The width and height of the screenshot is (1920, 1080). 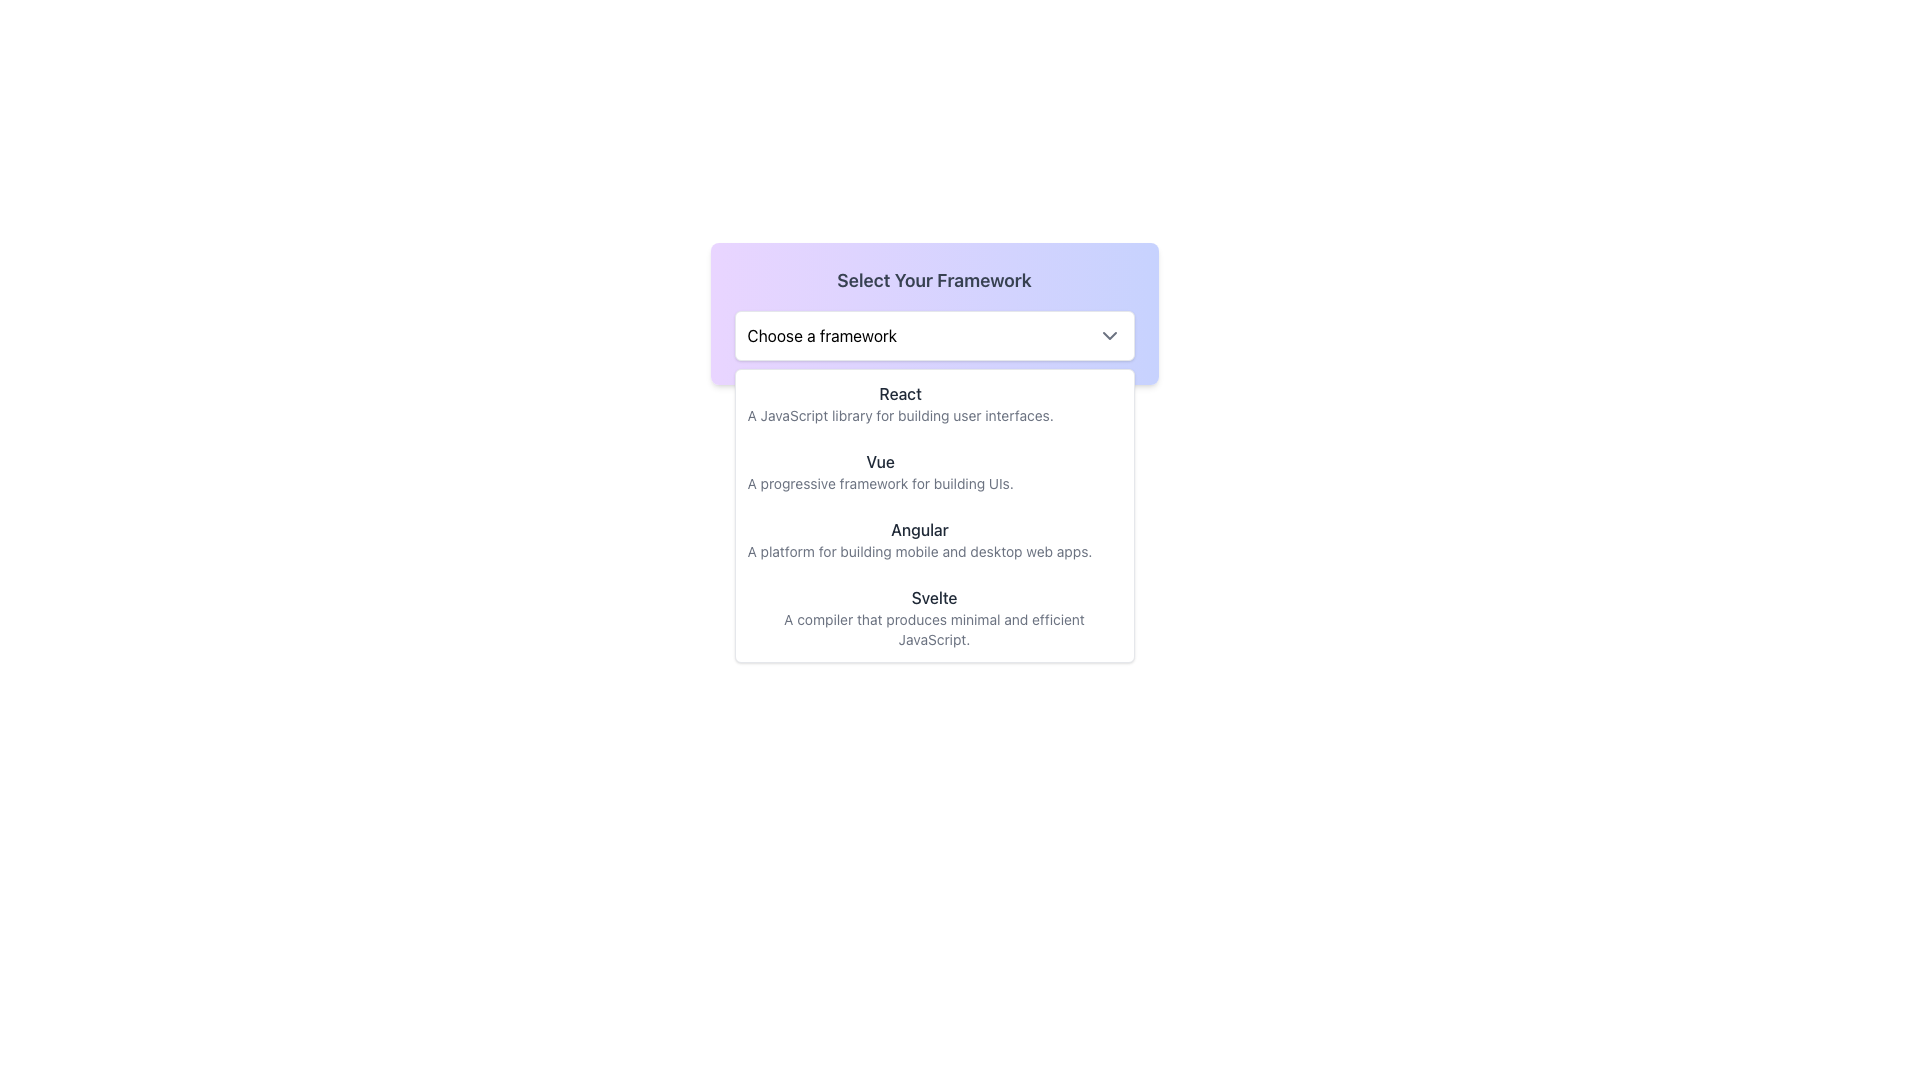 I want to click on the dropdown toggle indicator located to the right of the text 'Choose a framework', so click(x=1108, y=334).